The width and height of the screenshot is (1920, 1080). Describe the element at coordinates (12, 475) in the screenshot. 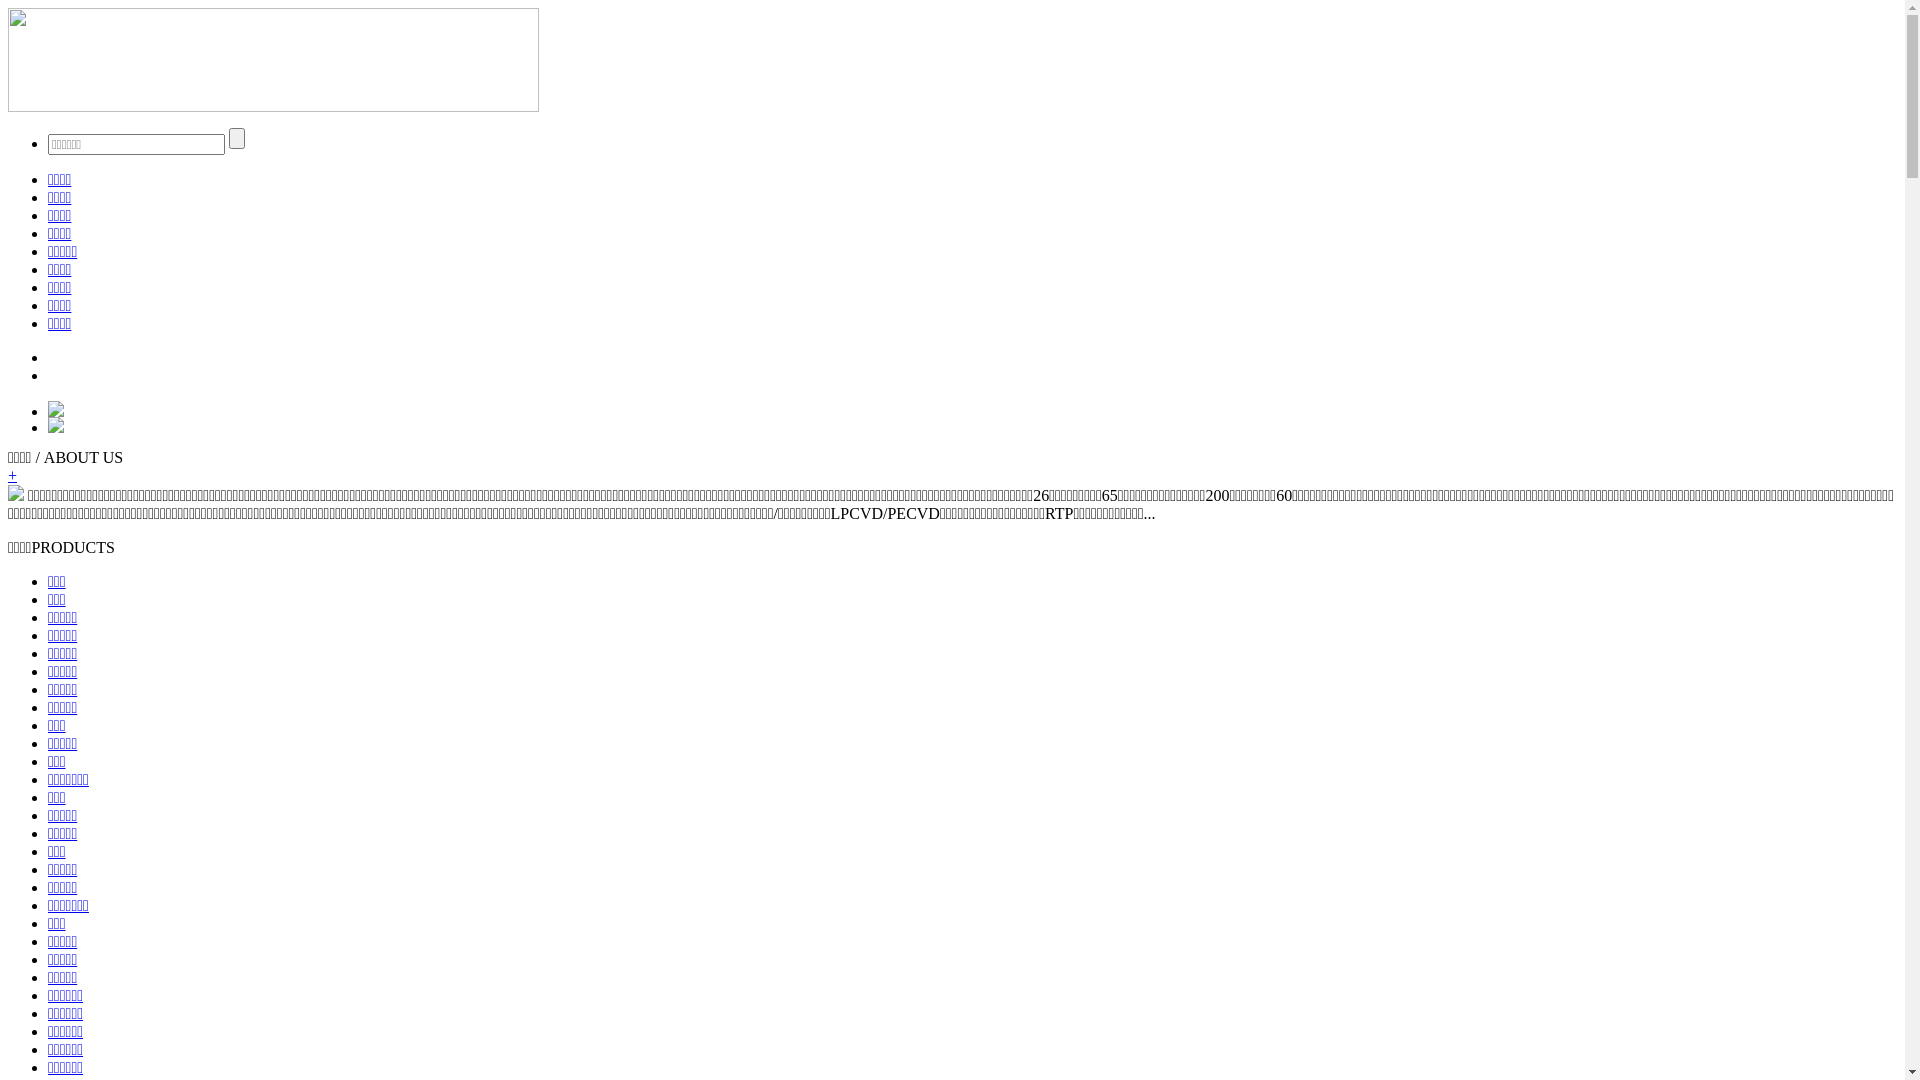

I see `'+'` at that location.